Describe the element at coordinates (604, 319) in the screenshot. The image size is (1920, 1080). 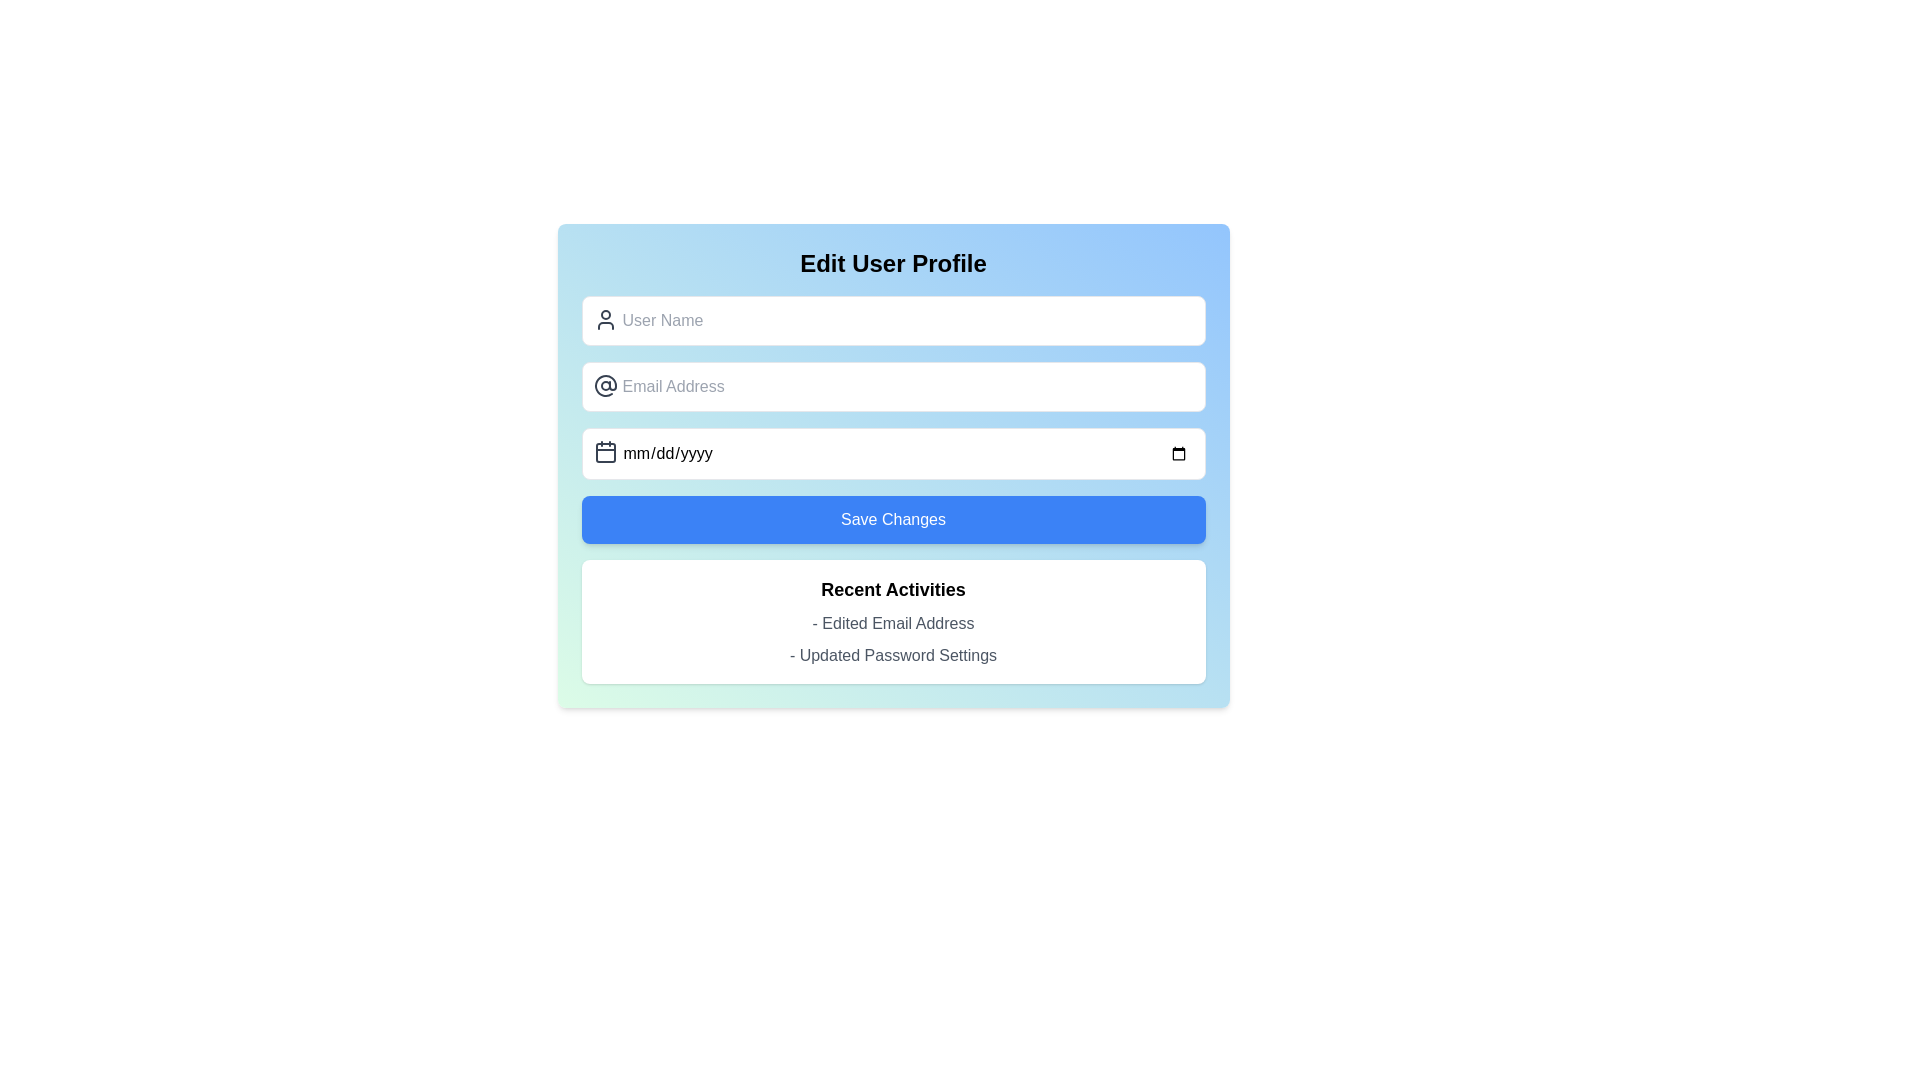
I see `the user icon, which is an SVG representation of a user with a circular head and semi-circular base, located at the leftmost part of the 'User Name' input field` at that location.